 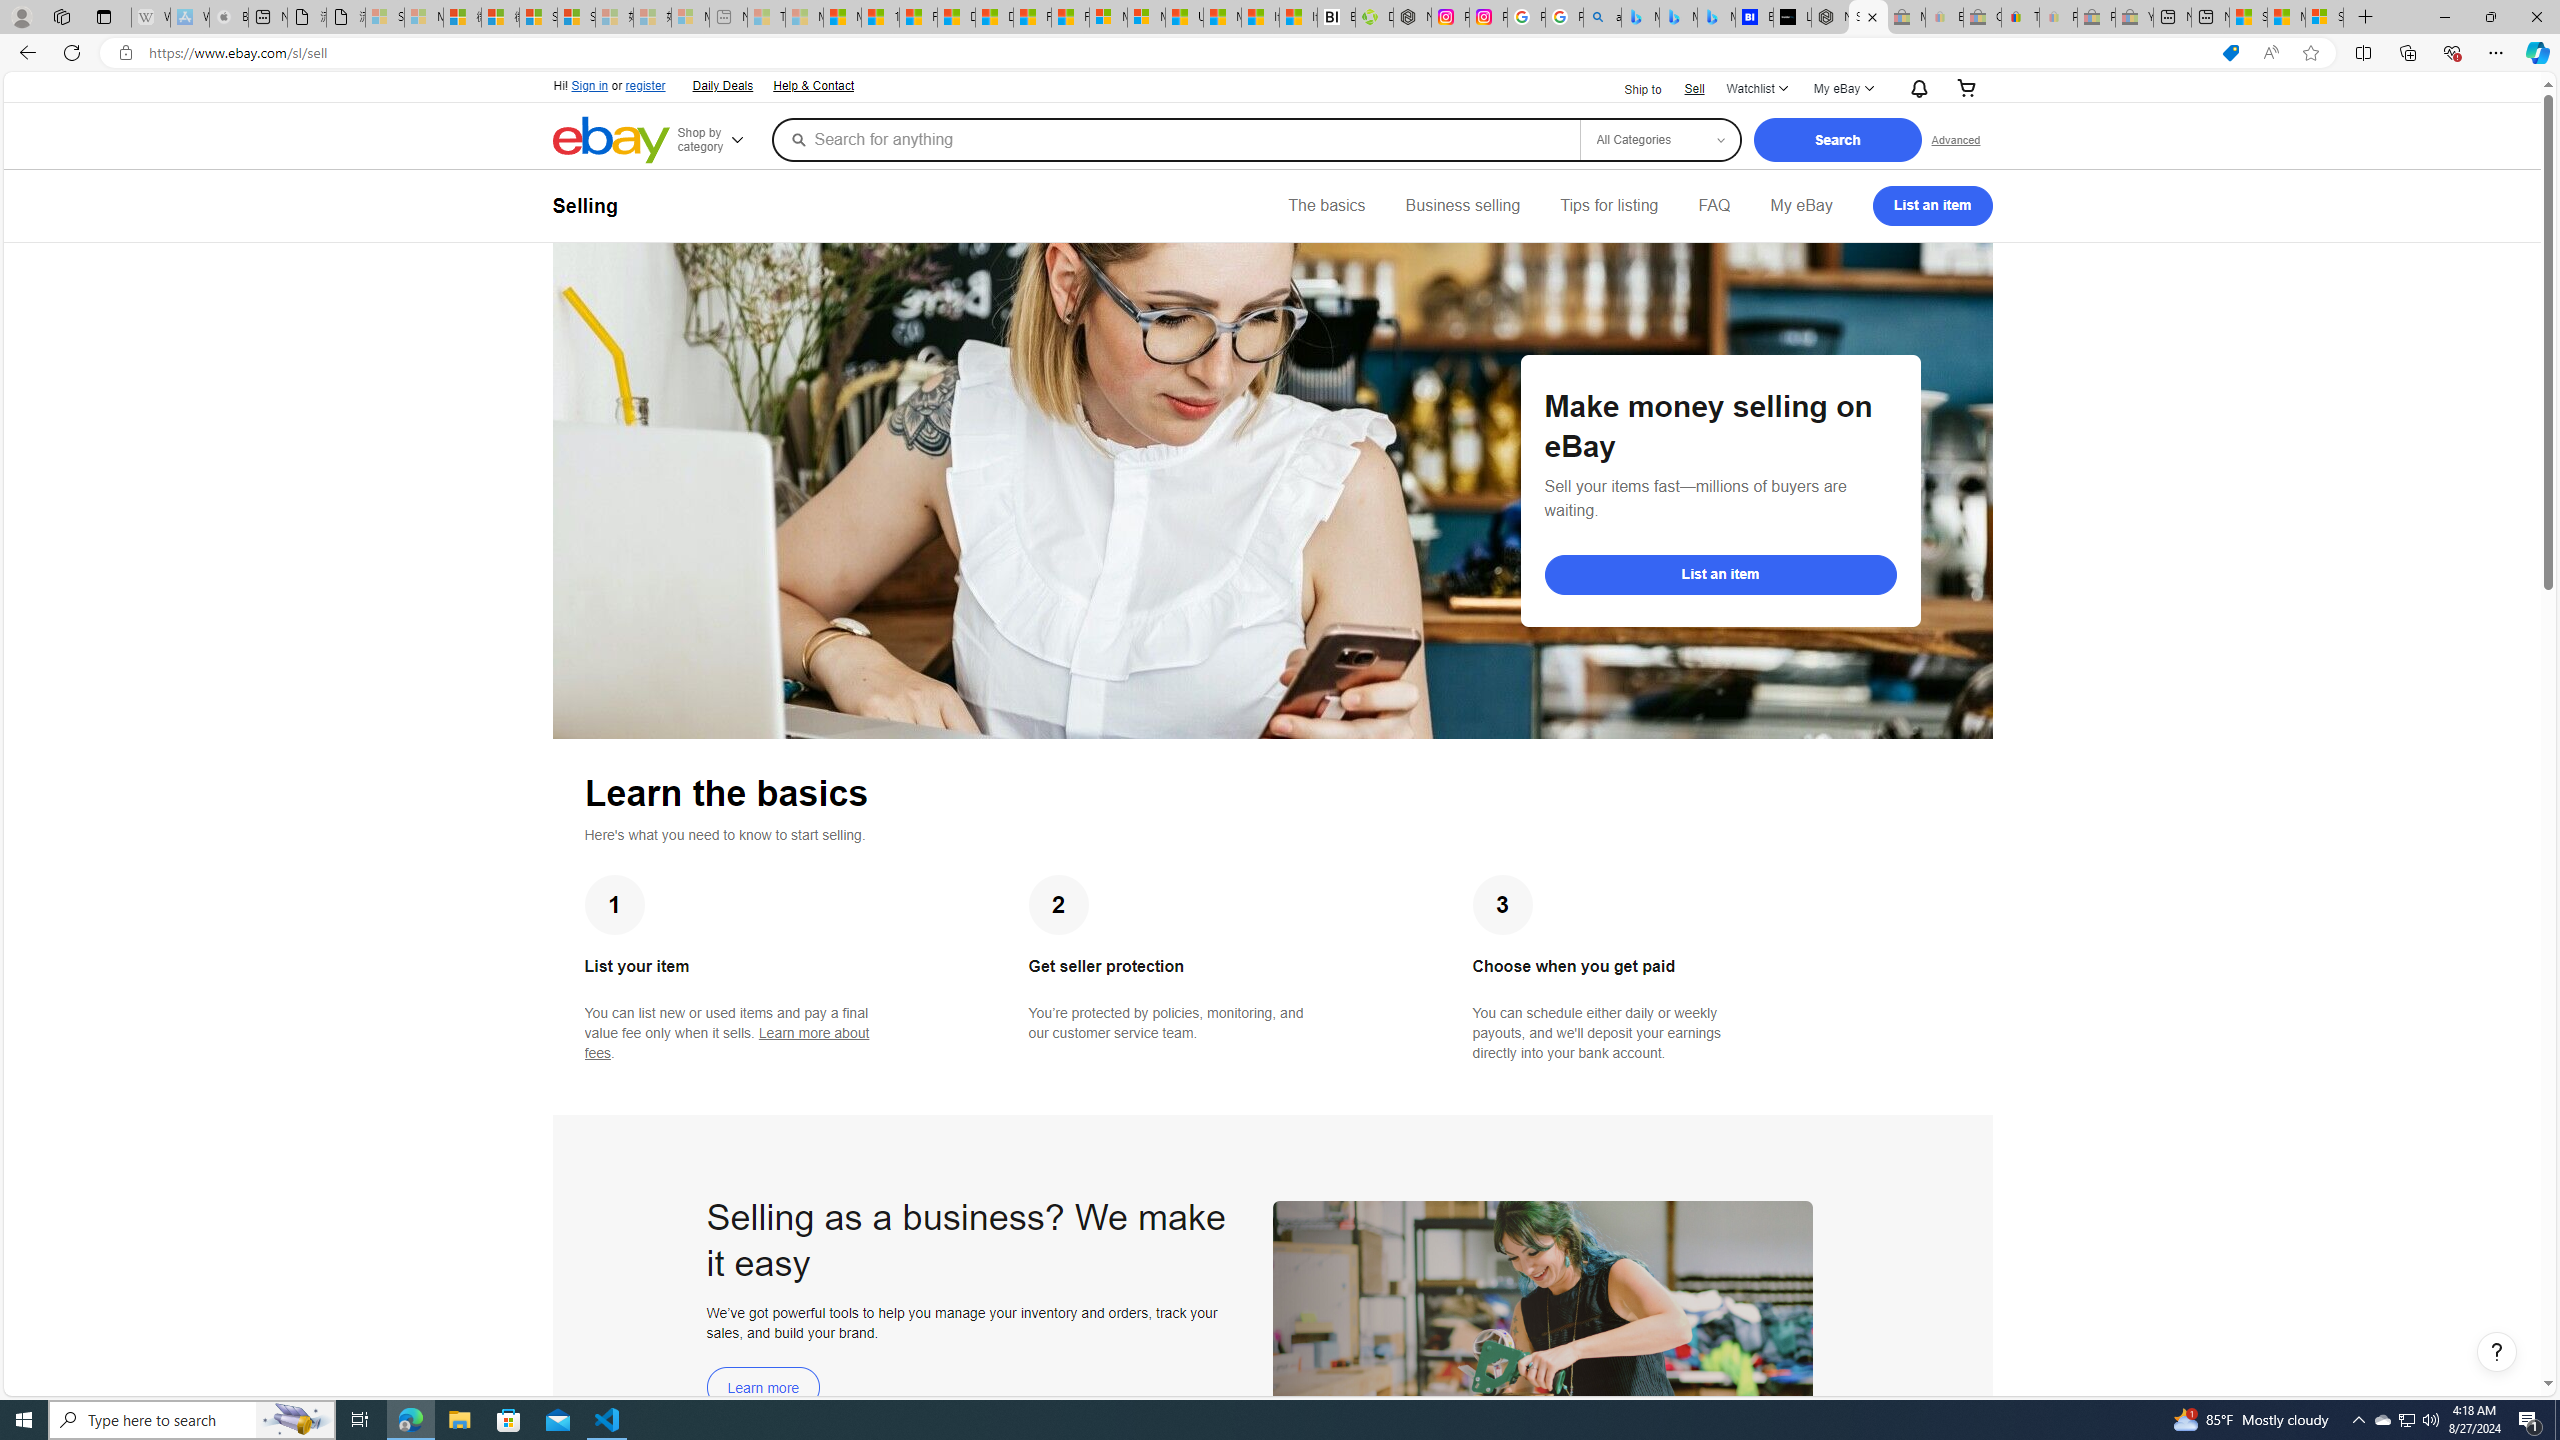 What do you see at coordinates (1463, 204) in the screenshot?
I see `'Business selling'` at bounding box center [1463, 204].